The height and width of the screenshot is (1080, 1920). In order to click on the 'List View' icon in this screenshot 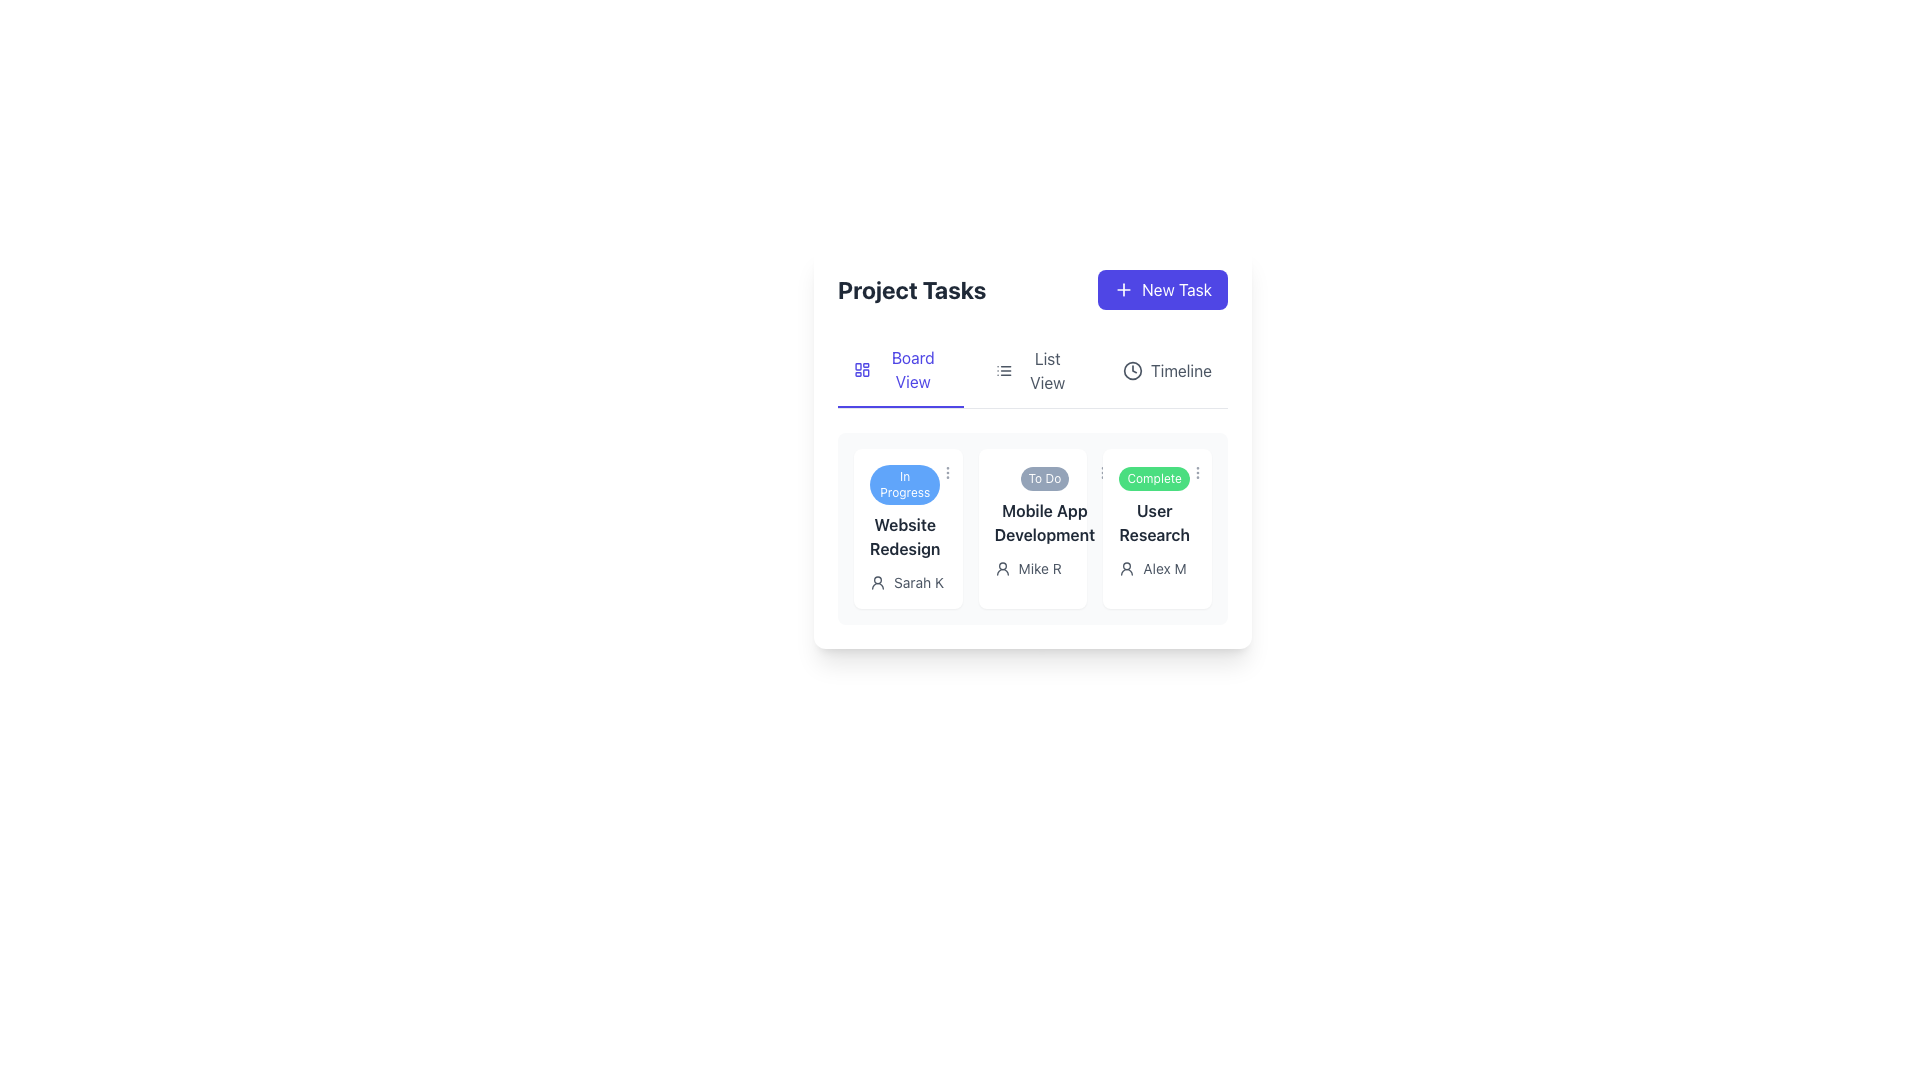, I will do `click(1003, 370)`.